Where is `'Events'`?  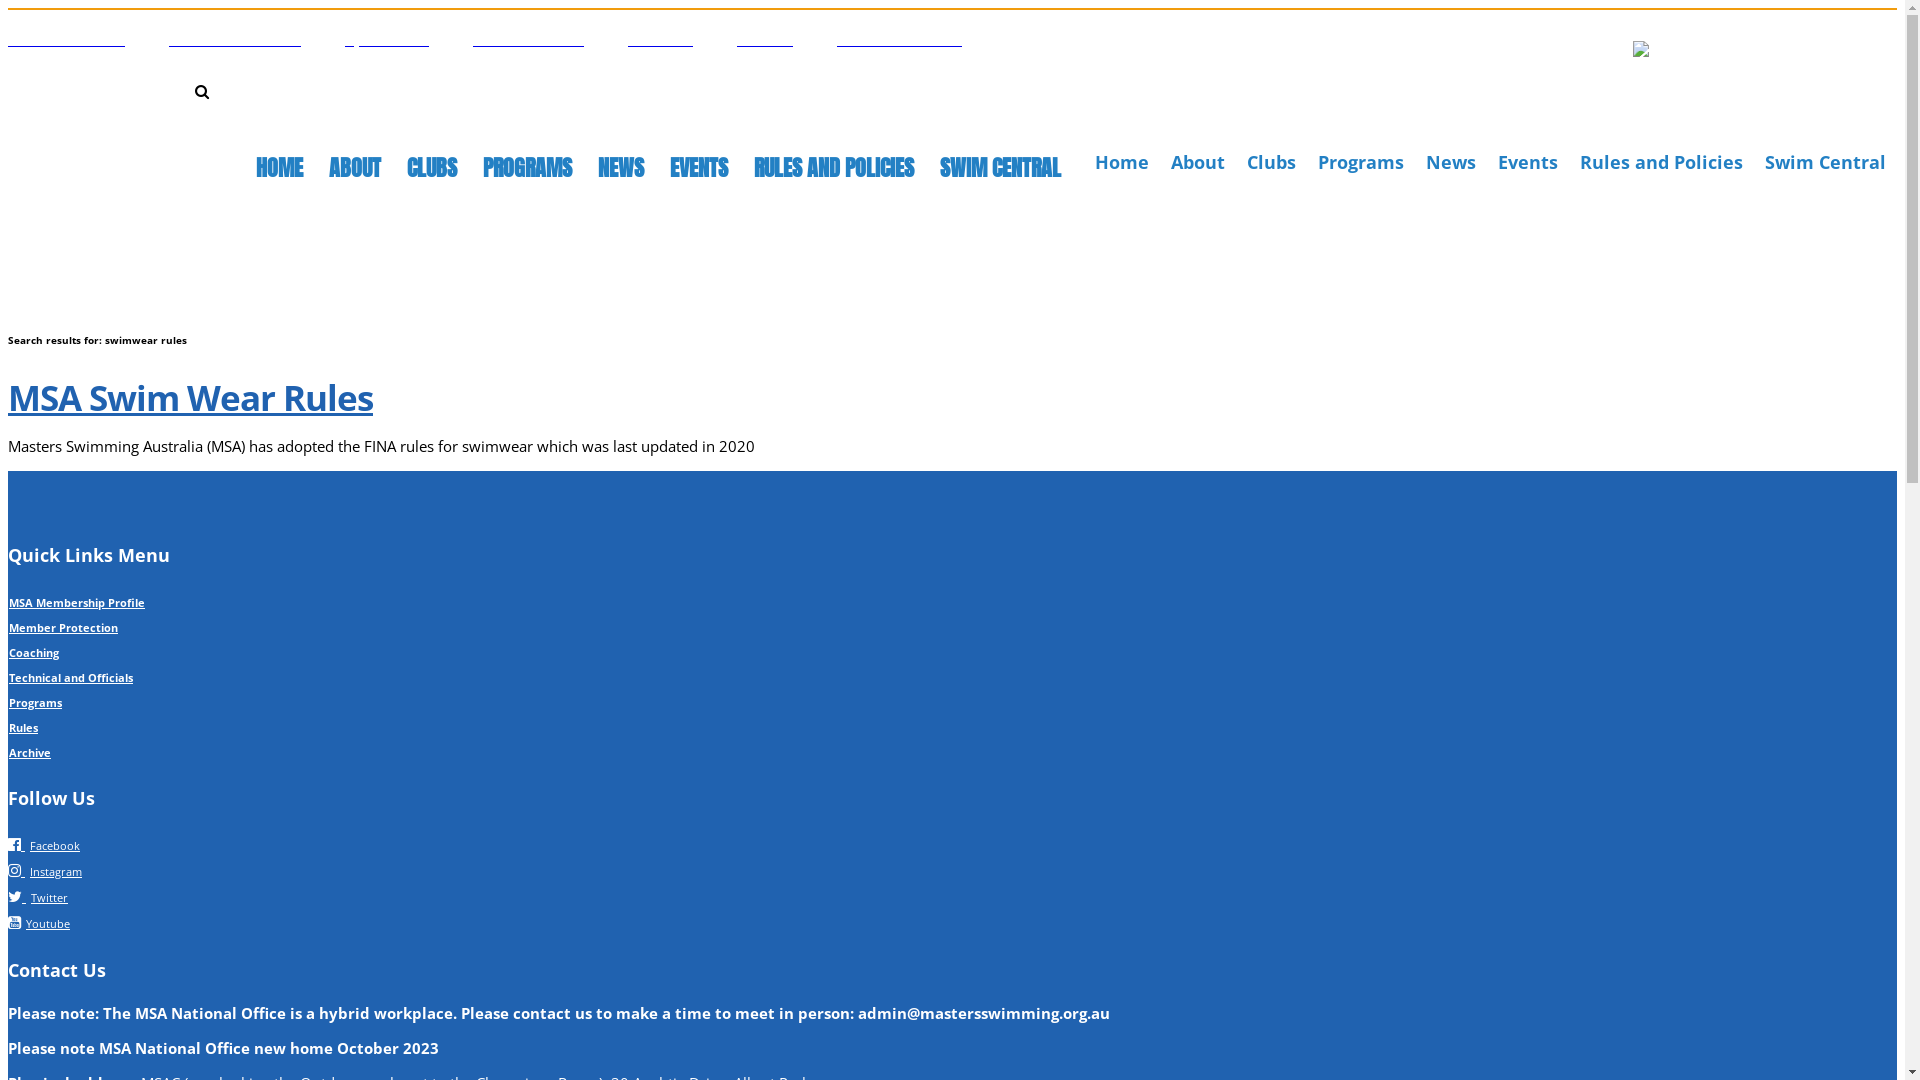 'Events' is located at coordinates (1497, 161).